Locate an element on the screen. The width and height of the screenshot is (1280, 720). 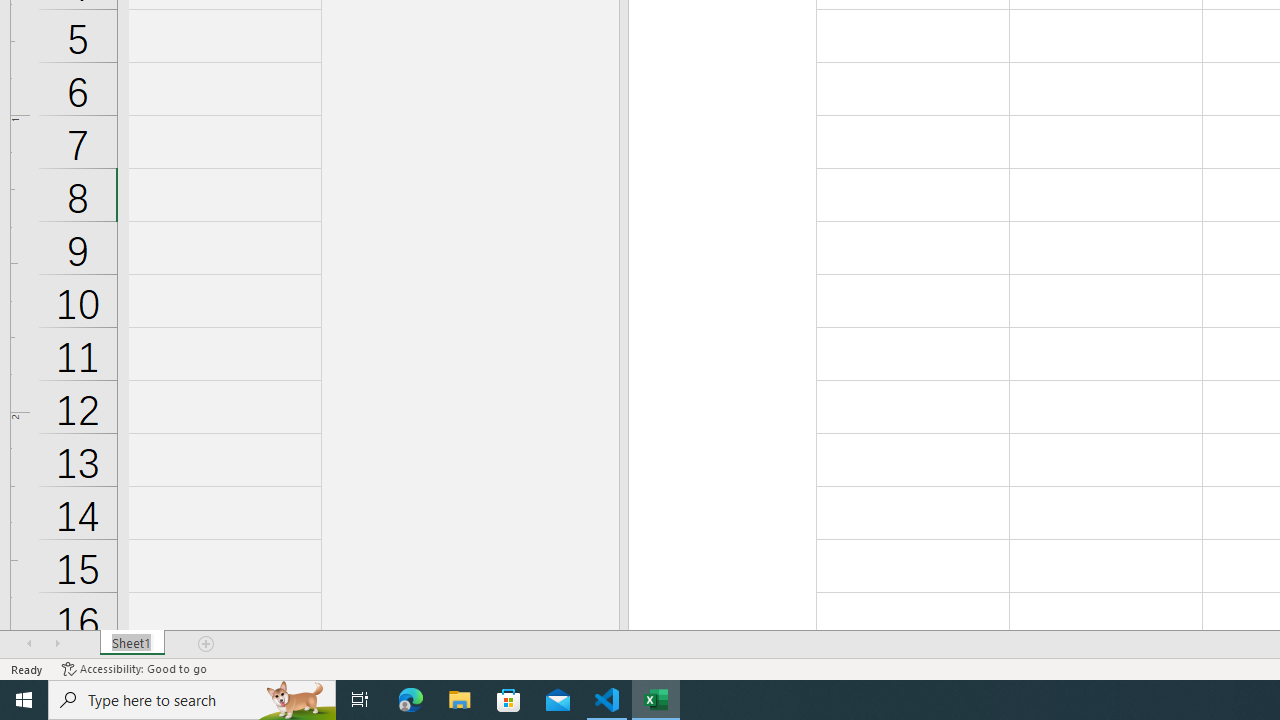
'Accessibility Checker Accessibility: Good to go' is located at coordinates (133, 669).